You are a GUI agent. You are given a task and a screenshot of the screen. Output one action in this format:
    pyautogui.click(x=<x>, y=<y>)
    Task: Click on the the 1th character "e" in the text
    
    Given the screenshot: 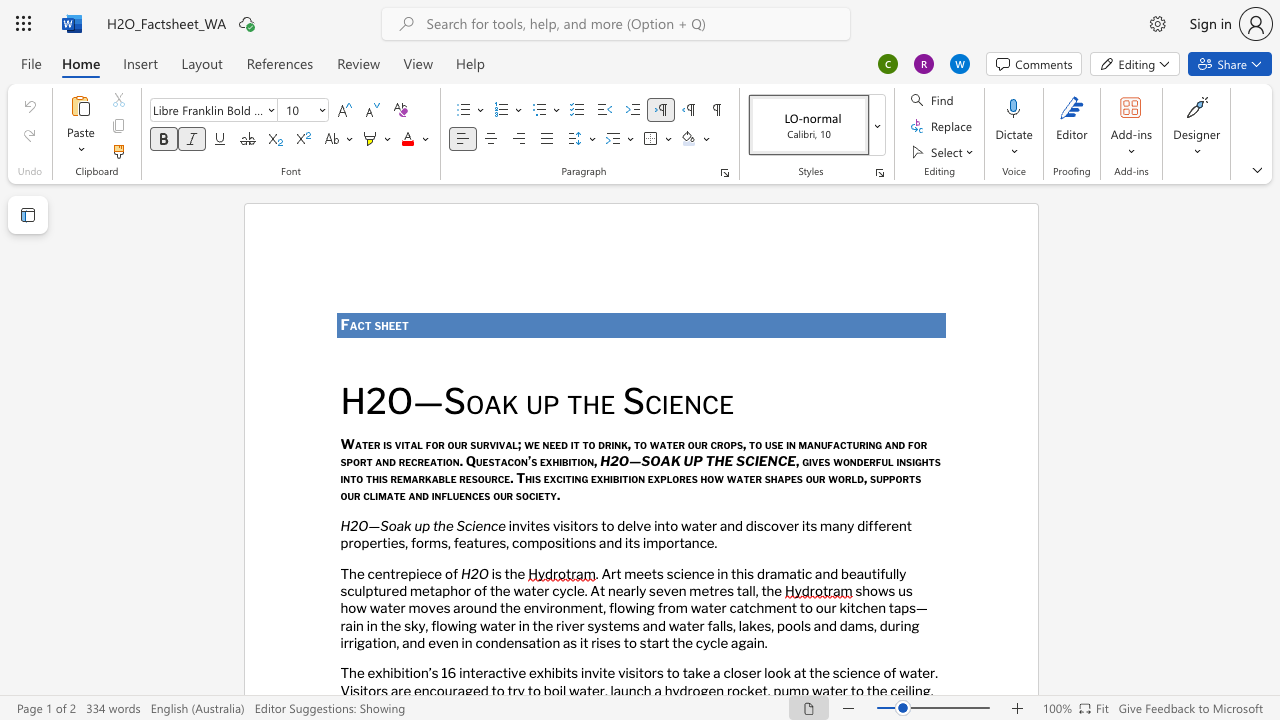 What is the action you would take?
    pyautogui.click(x=392, y=324)
    